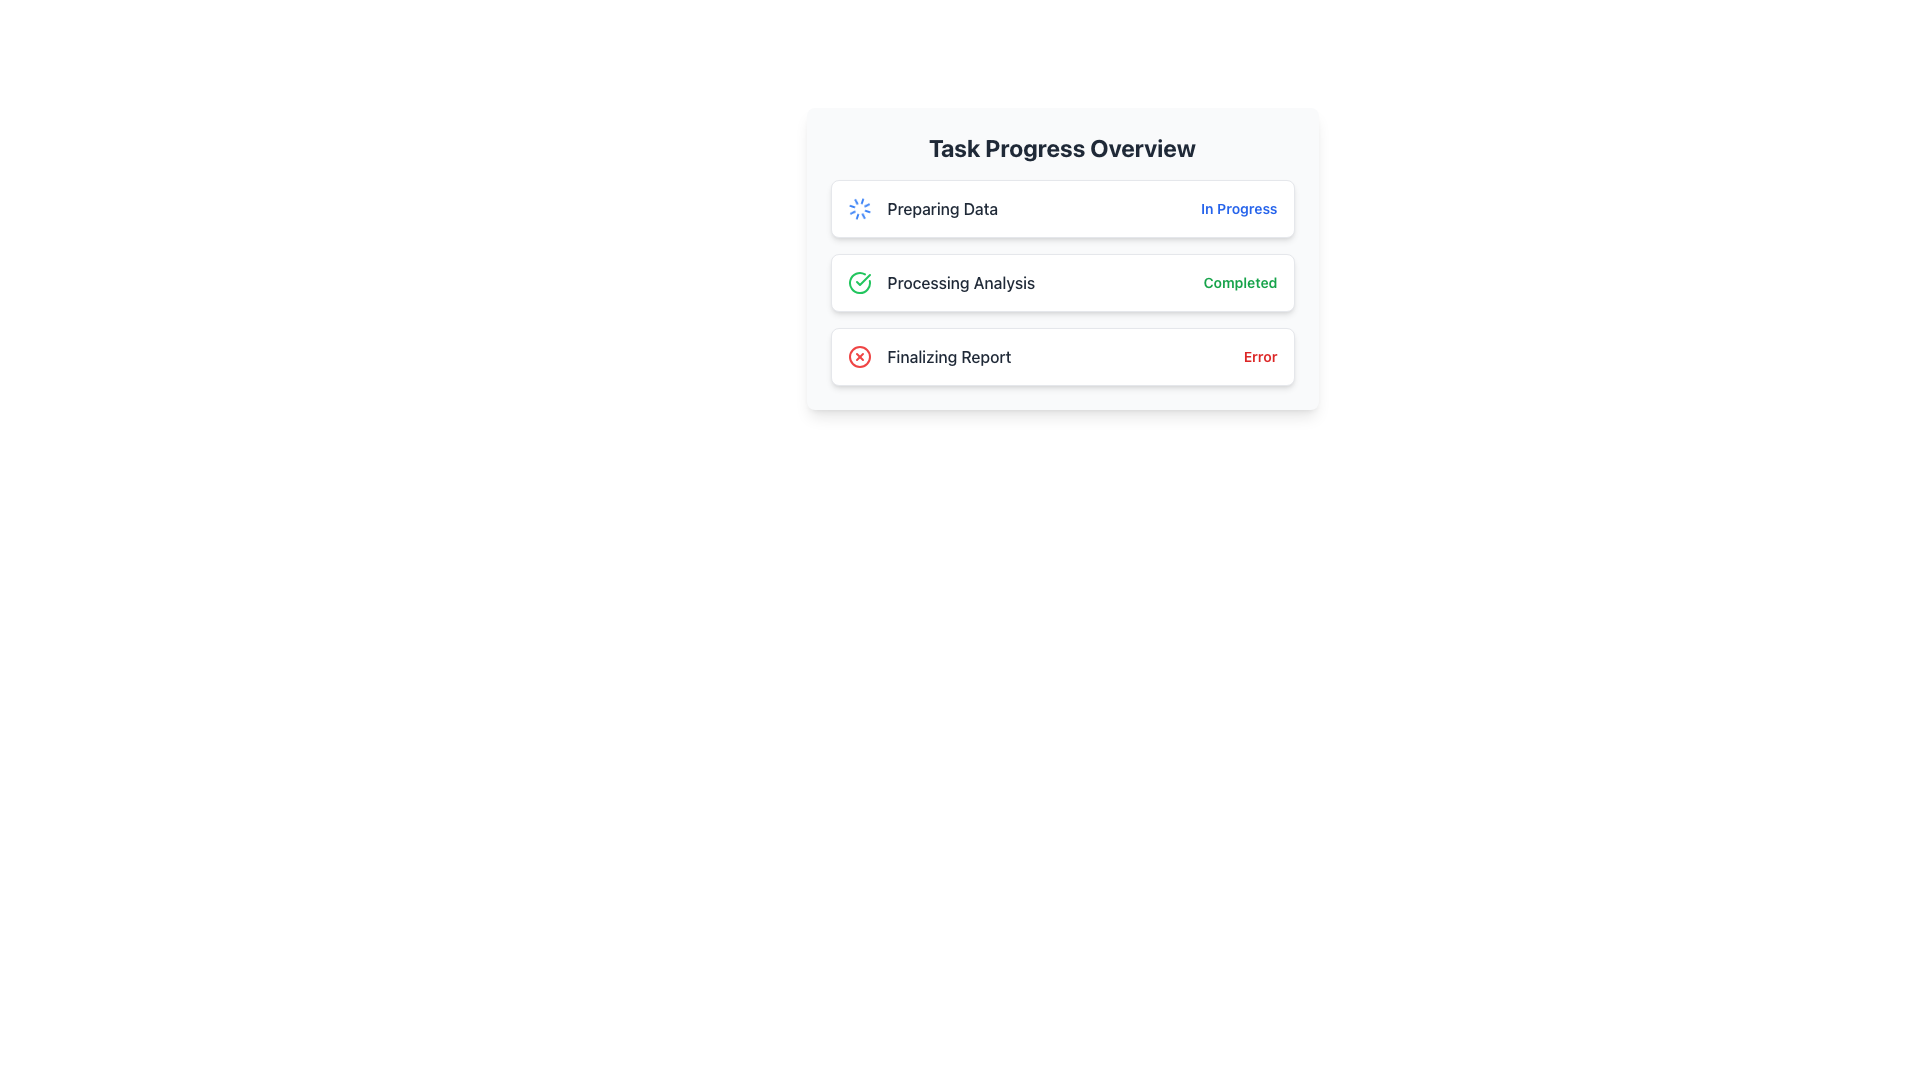 The width and height of the screenshot is (1920, 1080). I want to click on the 'Preparing Data' status indicator text located at the top of the 'Task Progress Overview' section, so click(921, 208).